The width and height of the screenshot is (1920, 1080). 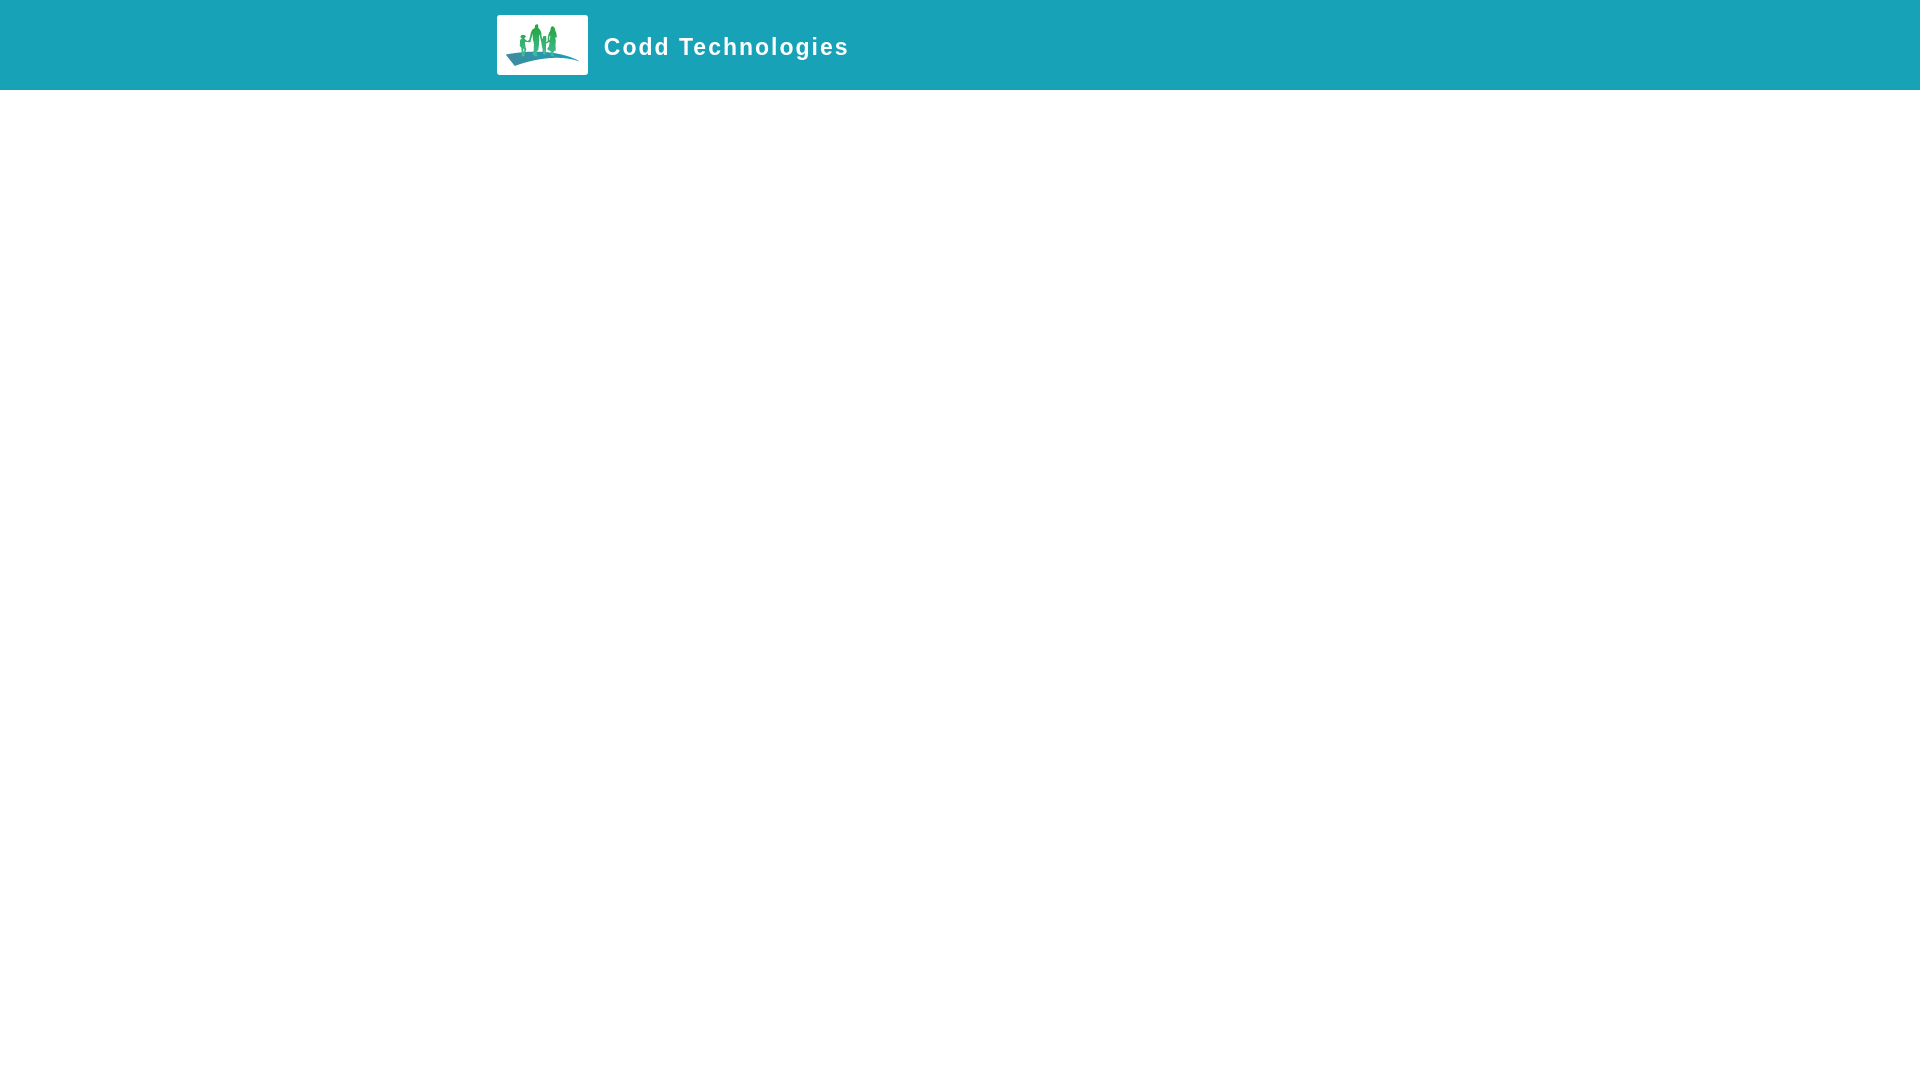 I want to click on 'Codd Technologies', so click(x=542, y=45).